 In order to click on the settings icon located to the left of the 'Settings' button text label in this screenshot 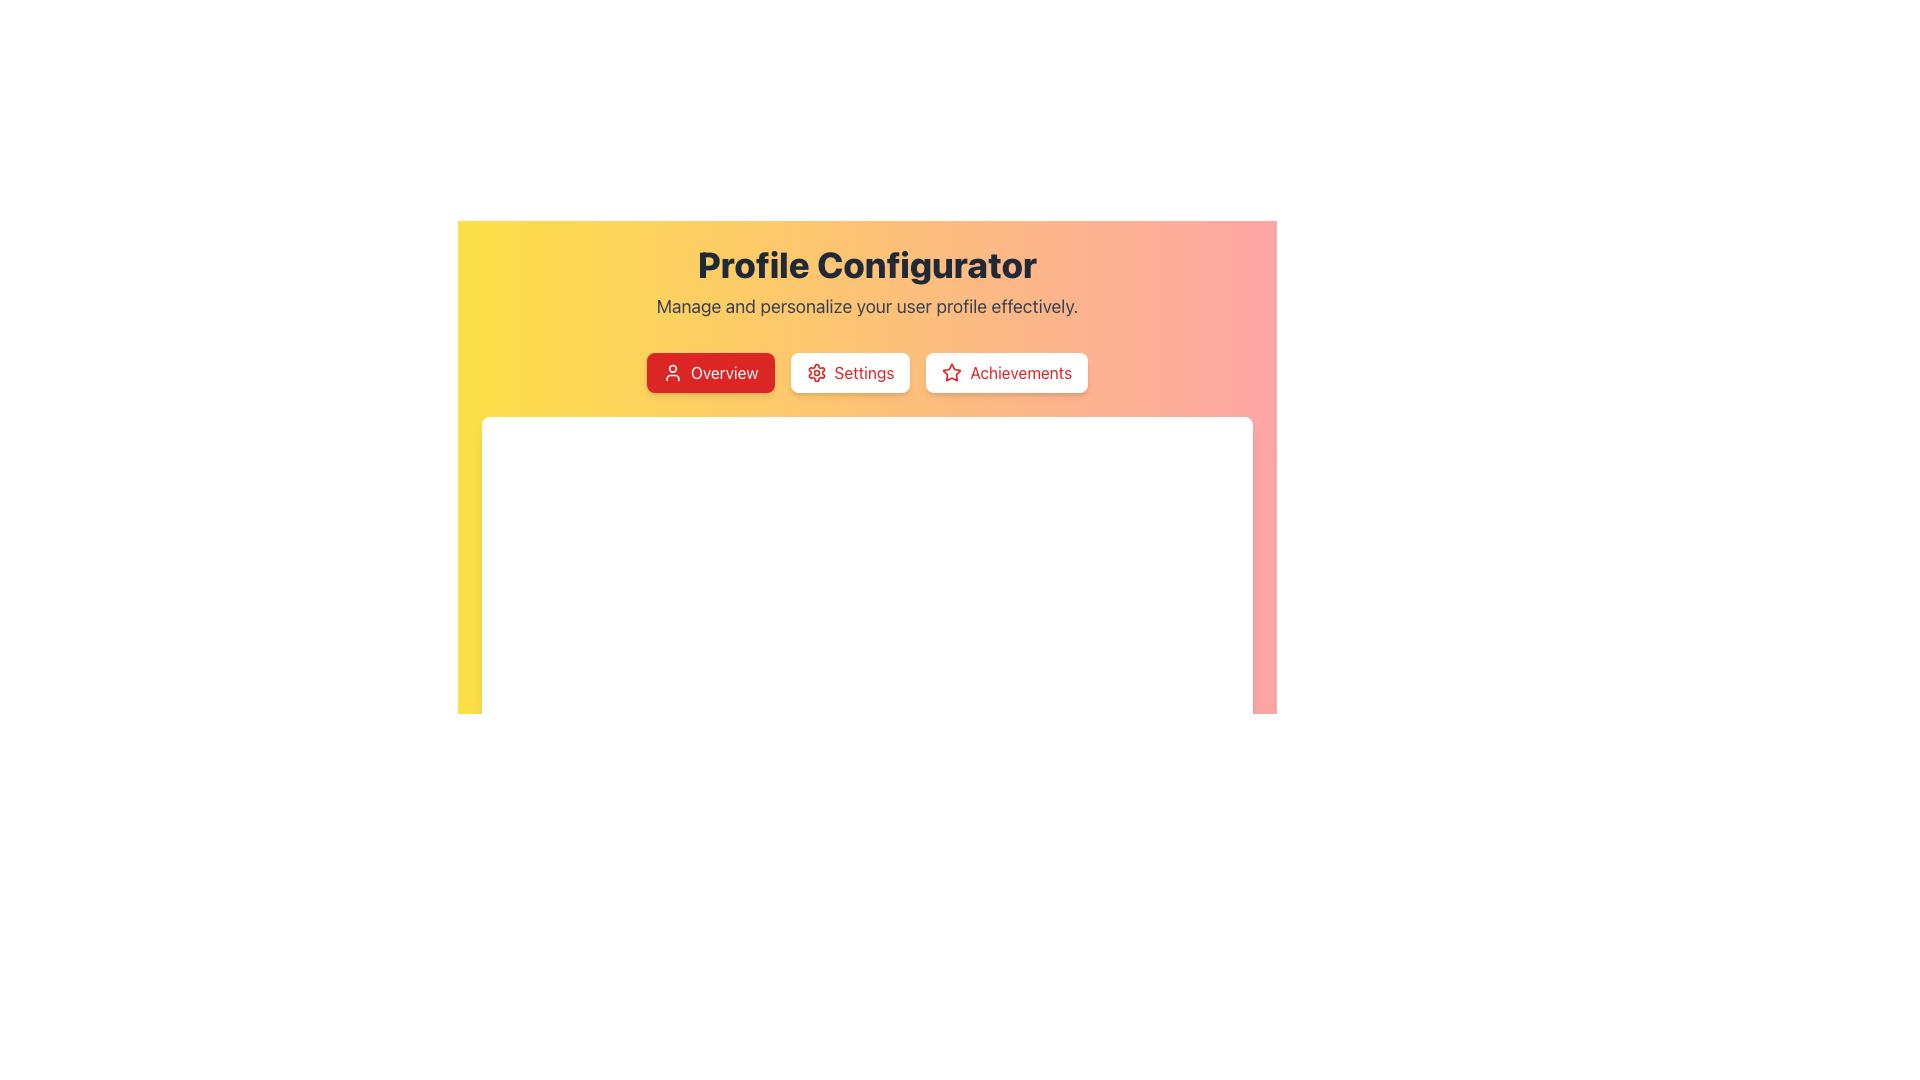, I will do `click(816, 373)`.